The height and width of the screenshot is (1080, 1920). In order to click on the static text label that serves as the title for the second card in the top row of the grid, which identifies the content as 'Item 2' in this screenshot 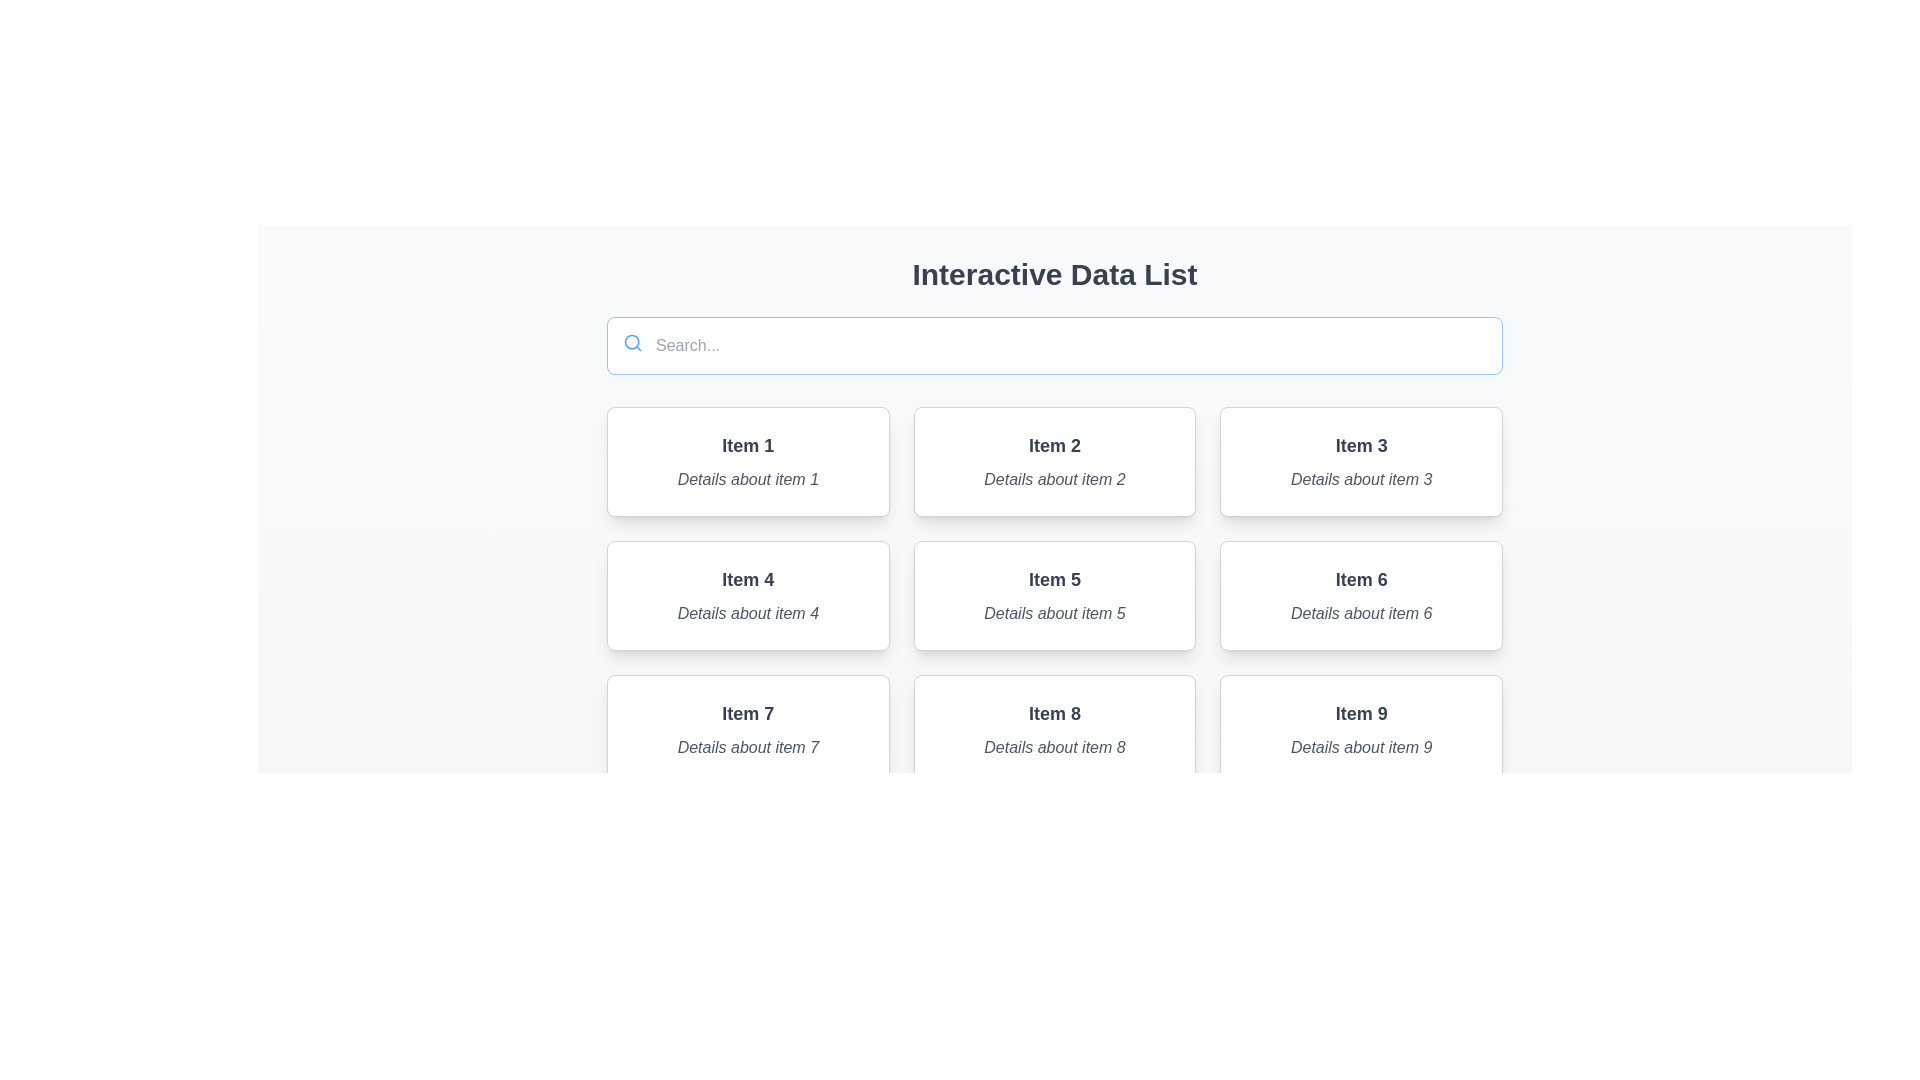, I will do `click(1054, 445)`.